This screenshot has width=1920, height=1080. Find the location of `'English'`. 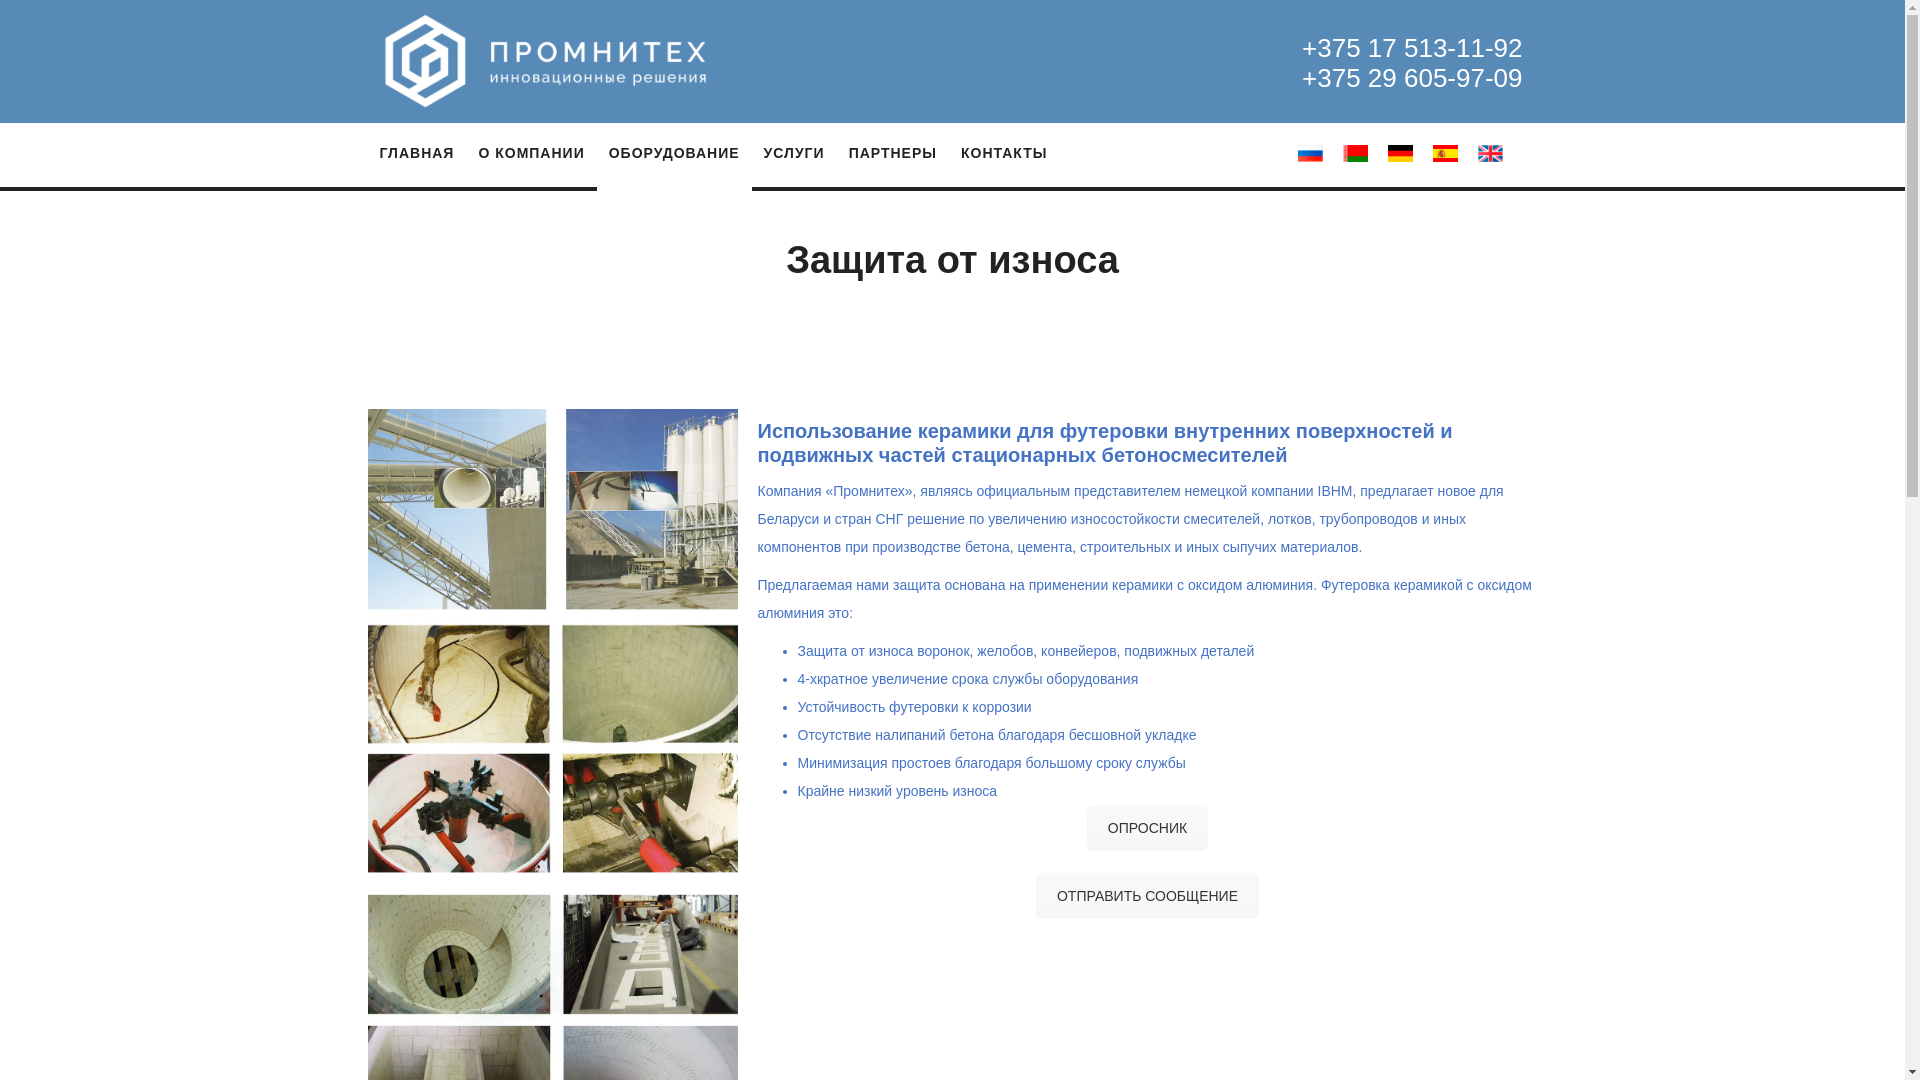

'English' is located at coordinates (1490, 152).